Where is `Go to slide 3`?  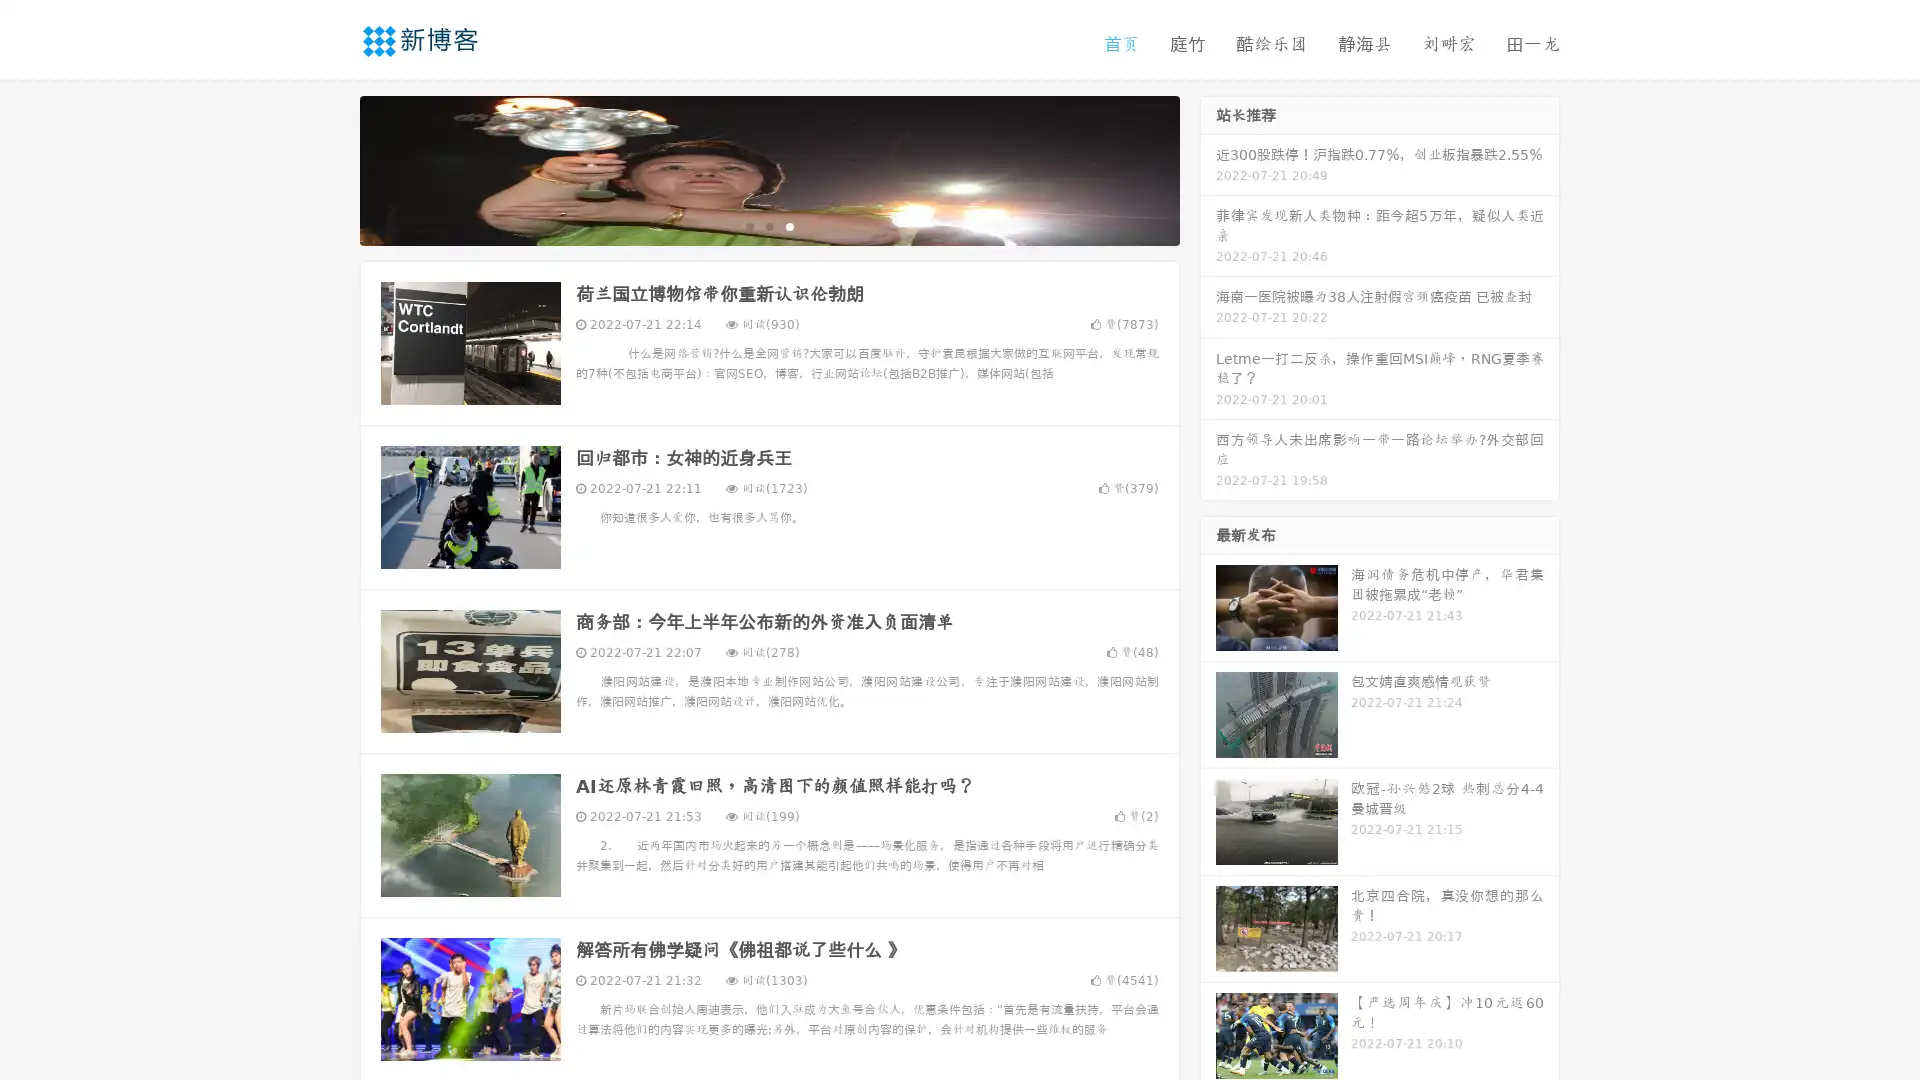
Go to slide 3 is located at coordinates (789, 225).